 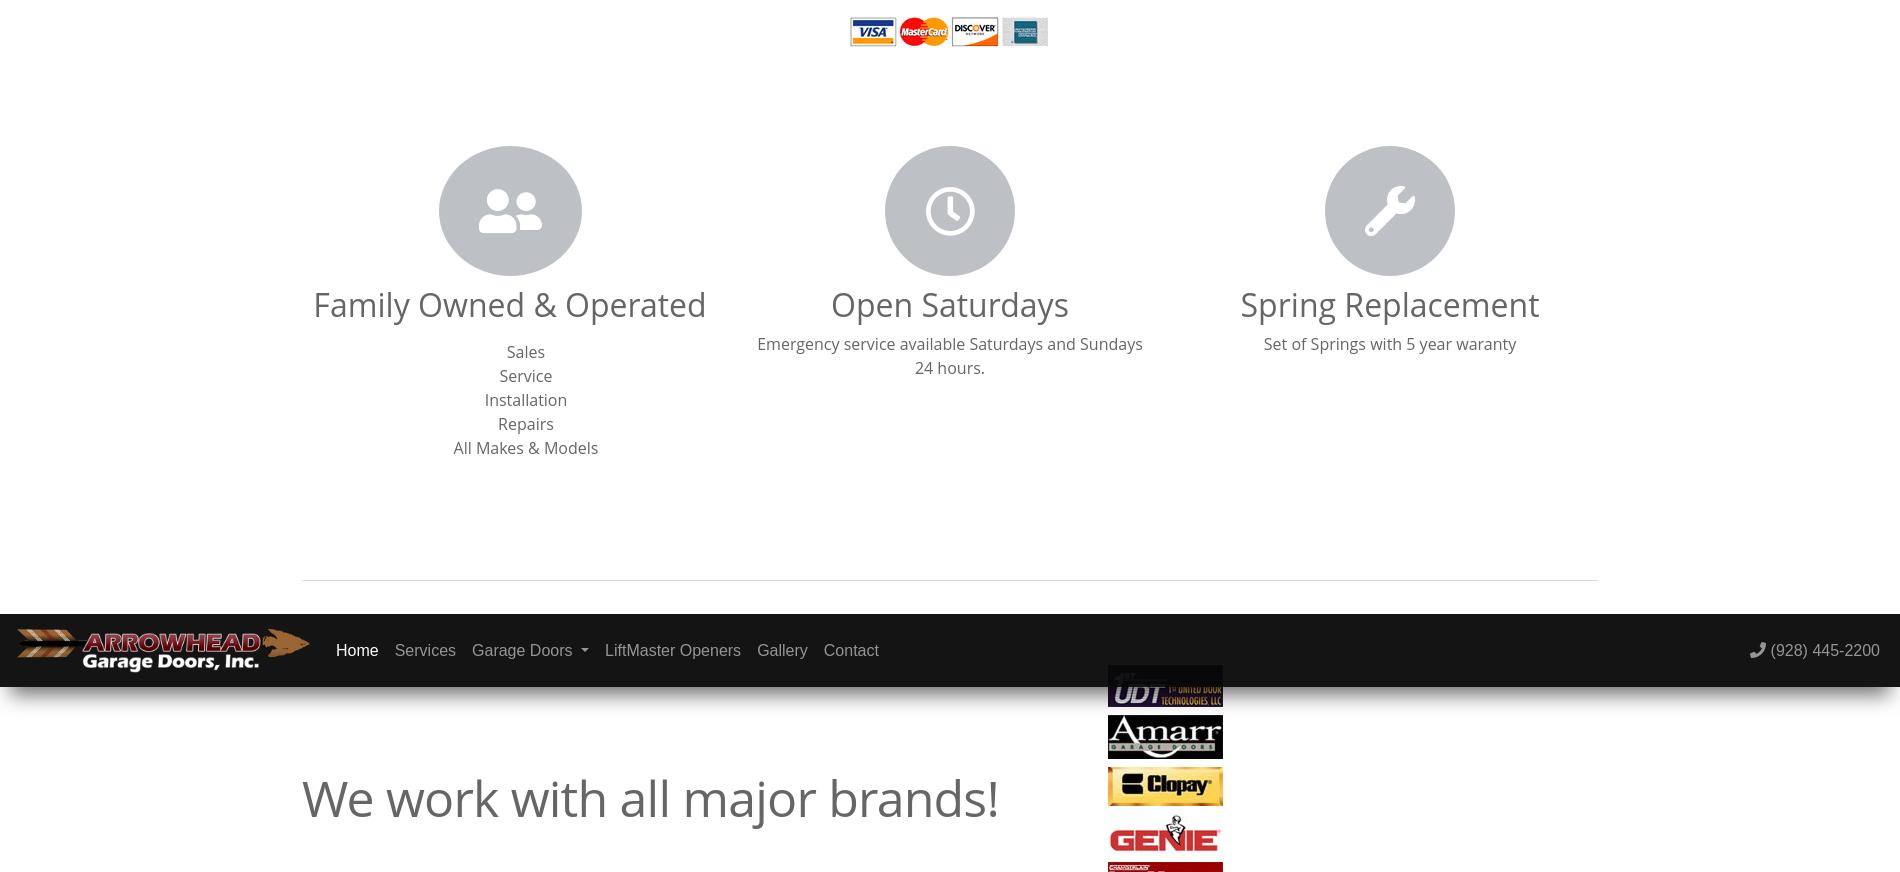 I want to click on 'Bonded & Insured', so click(x=119, y=86).